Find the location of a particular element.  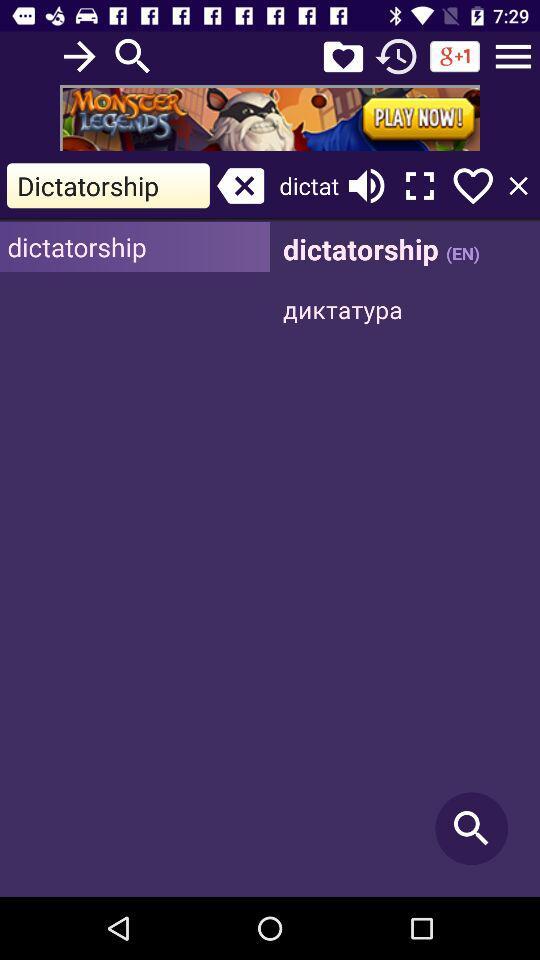

the history icon is located at coordinates (396, 55).